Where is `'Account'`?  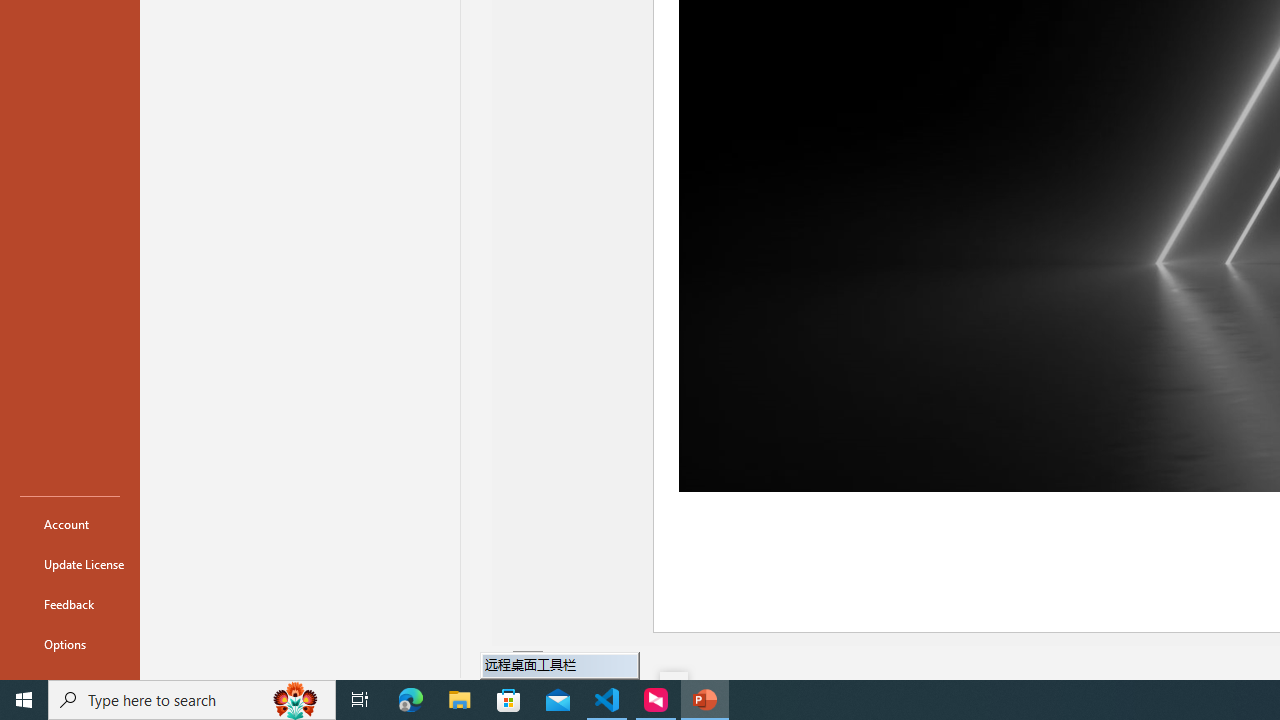
'Account' is located at coordinates (69, 523).